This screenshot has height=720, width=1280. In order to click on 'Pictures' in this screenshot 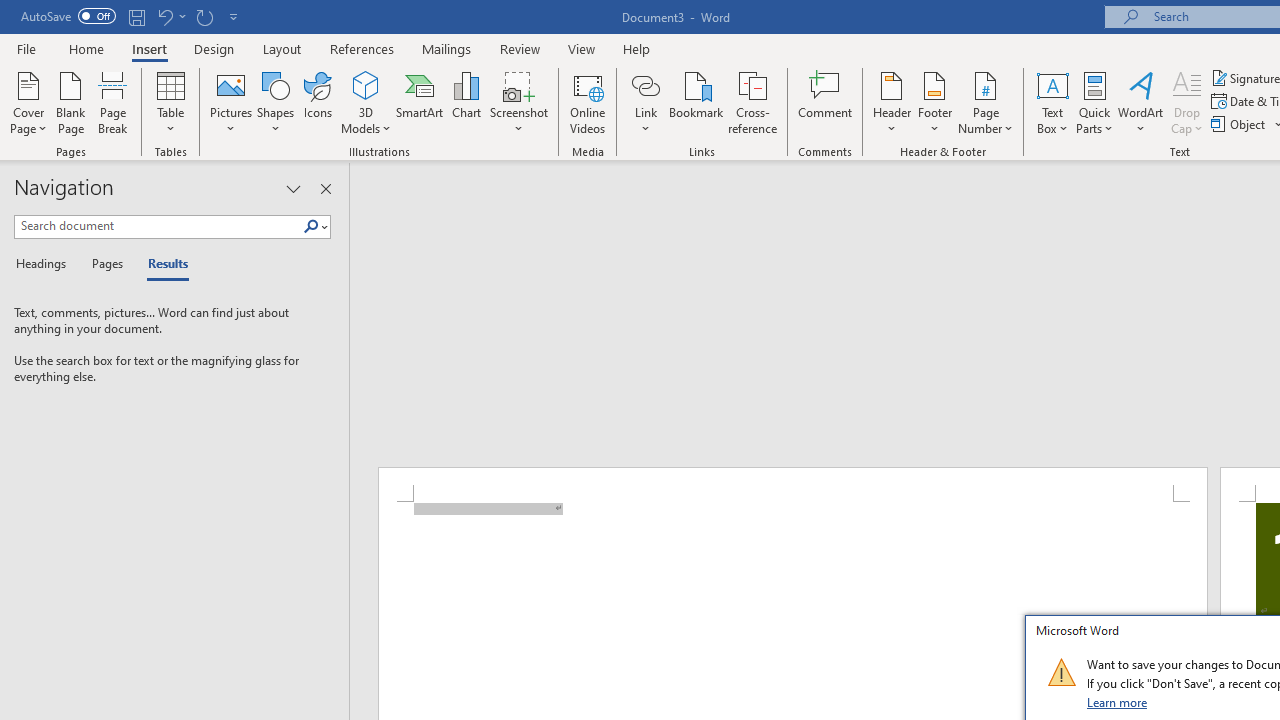, I will do `click(231, 103)`.